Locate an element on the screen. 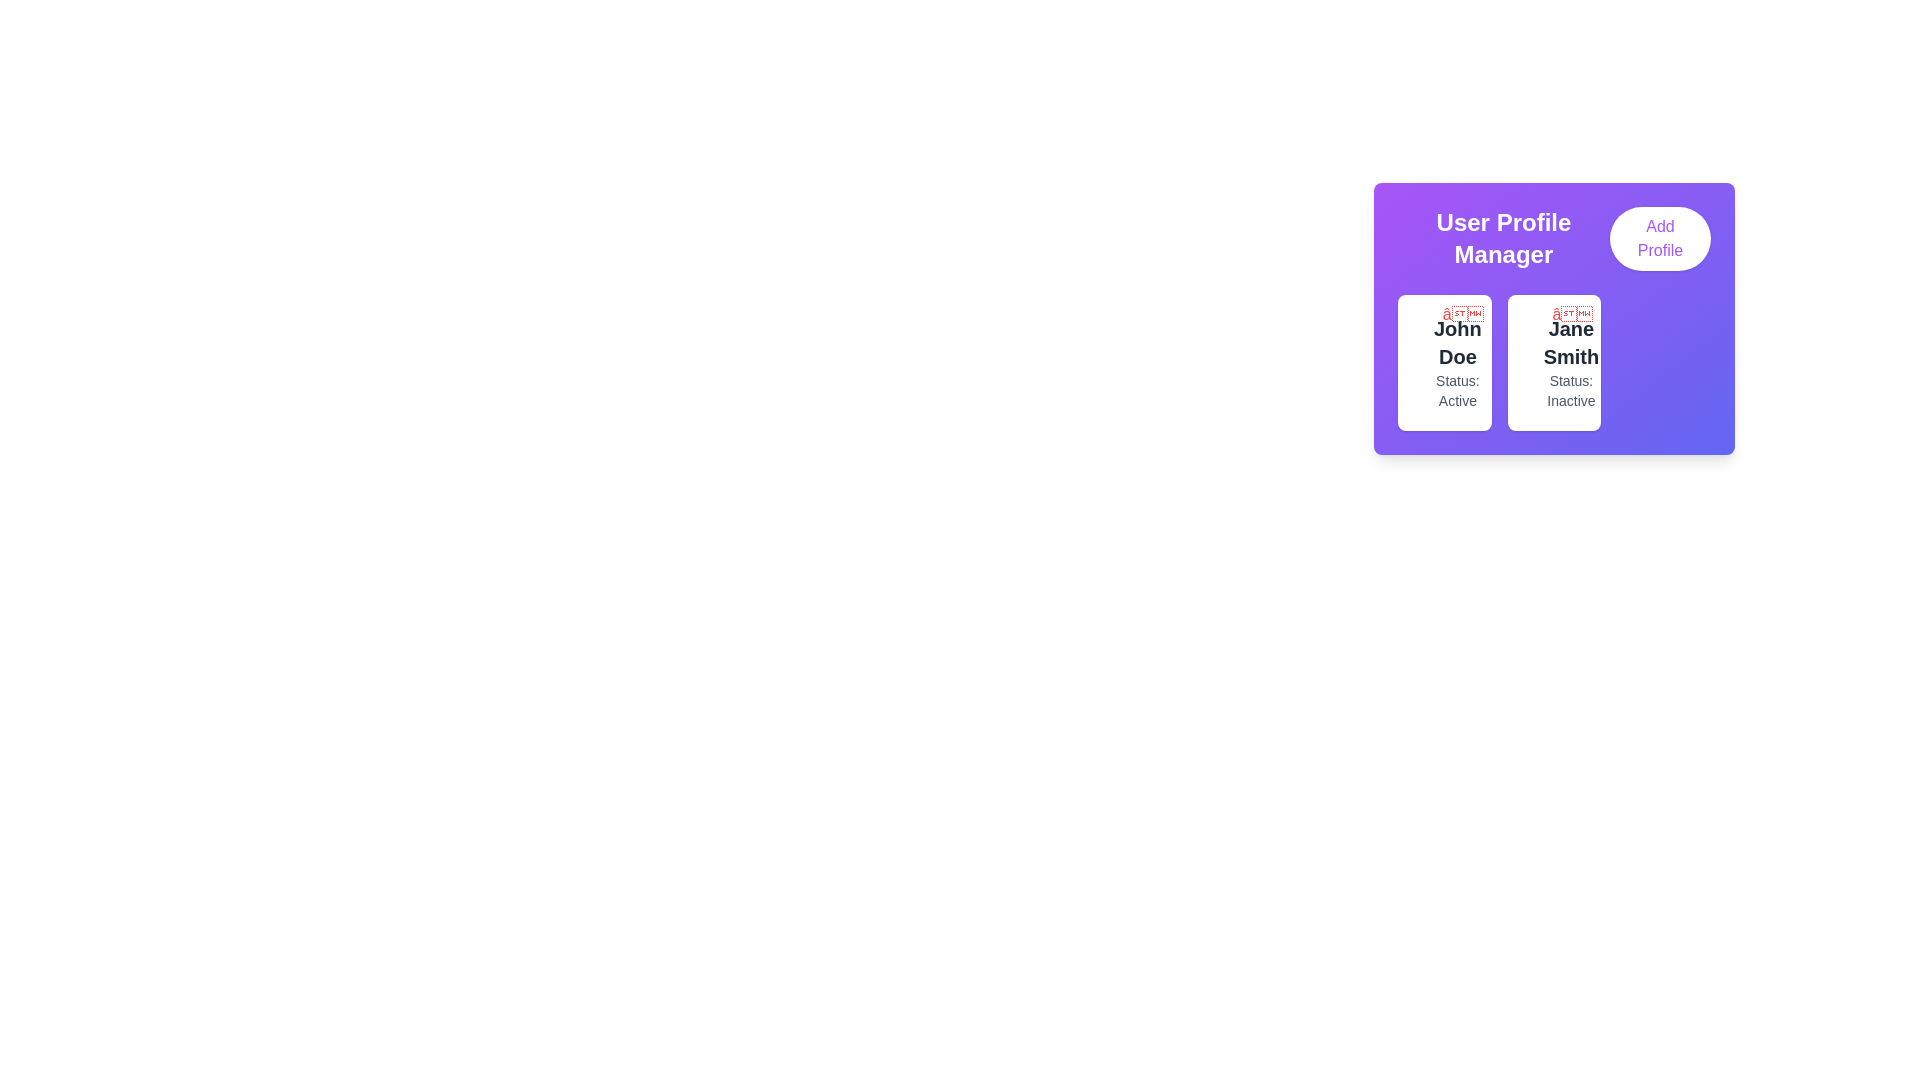 The height and width of the screenshot is (1080, 1920). the text display element showing 'John' and 'Doe' within the left card of the 'User Profile Manager', which has a white background is located at coordinates (1457, 342).